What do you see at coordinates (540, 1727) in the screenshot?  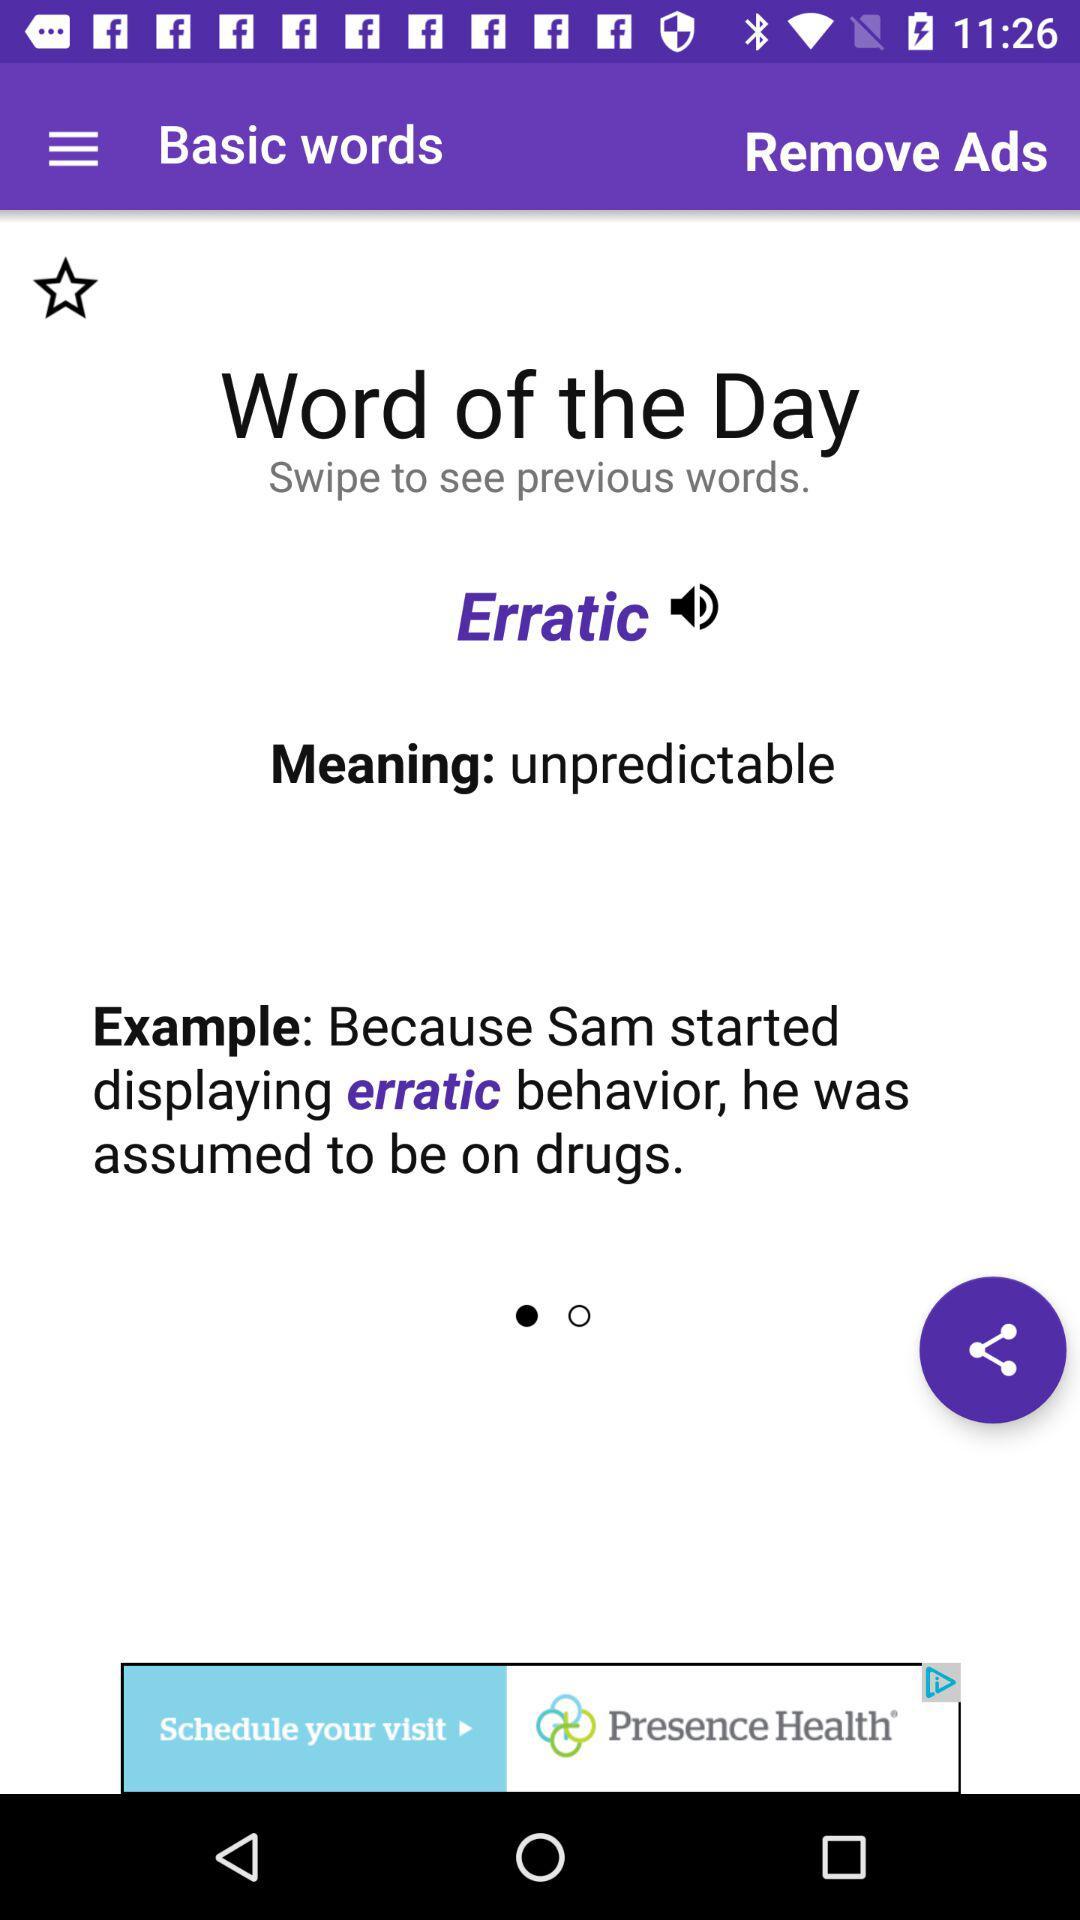 I see `click advertisement` at bounding box center [540, 1727].